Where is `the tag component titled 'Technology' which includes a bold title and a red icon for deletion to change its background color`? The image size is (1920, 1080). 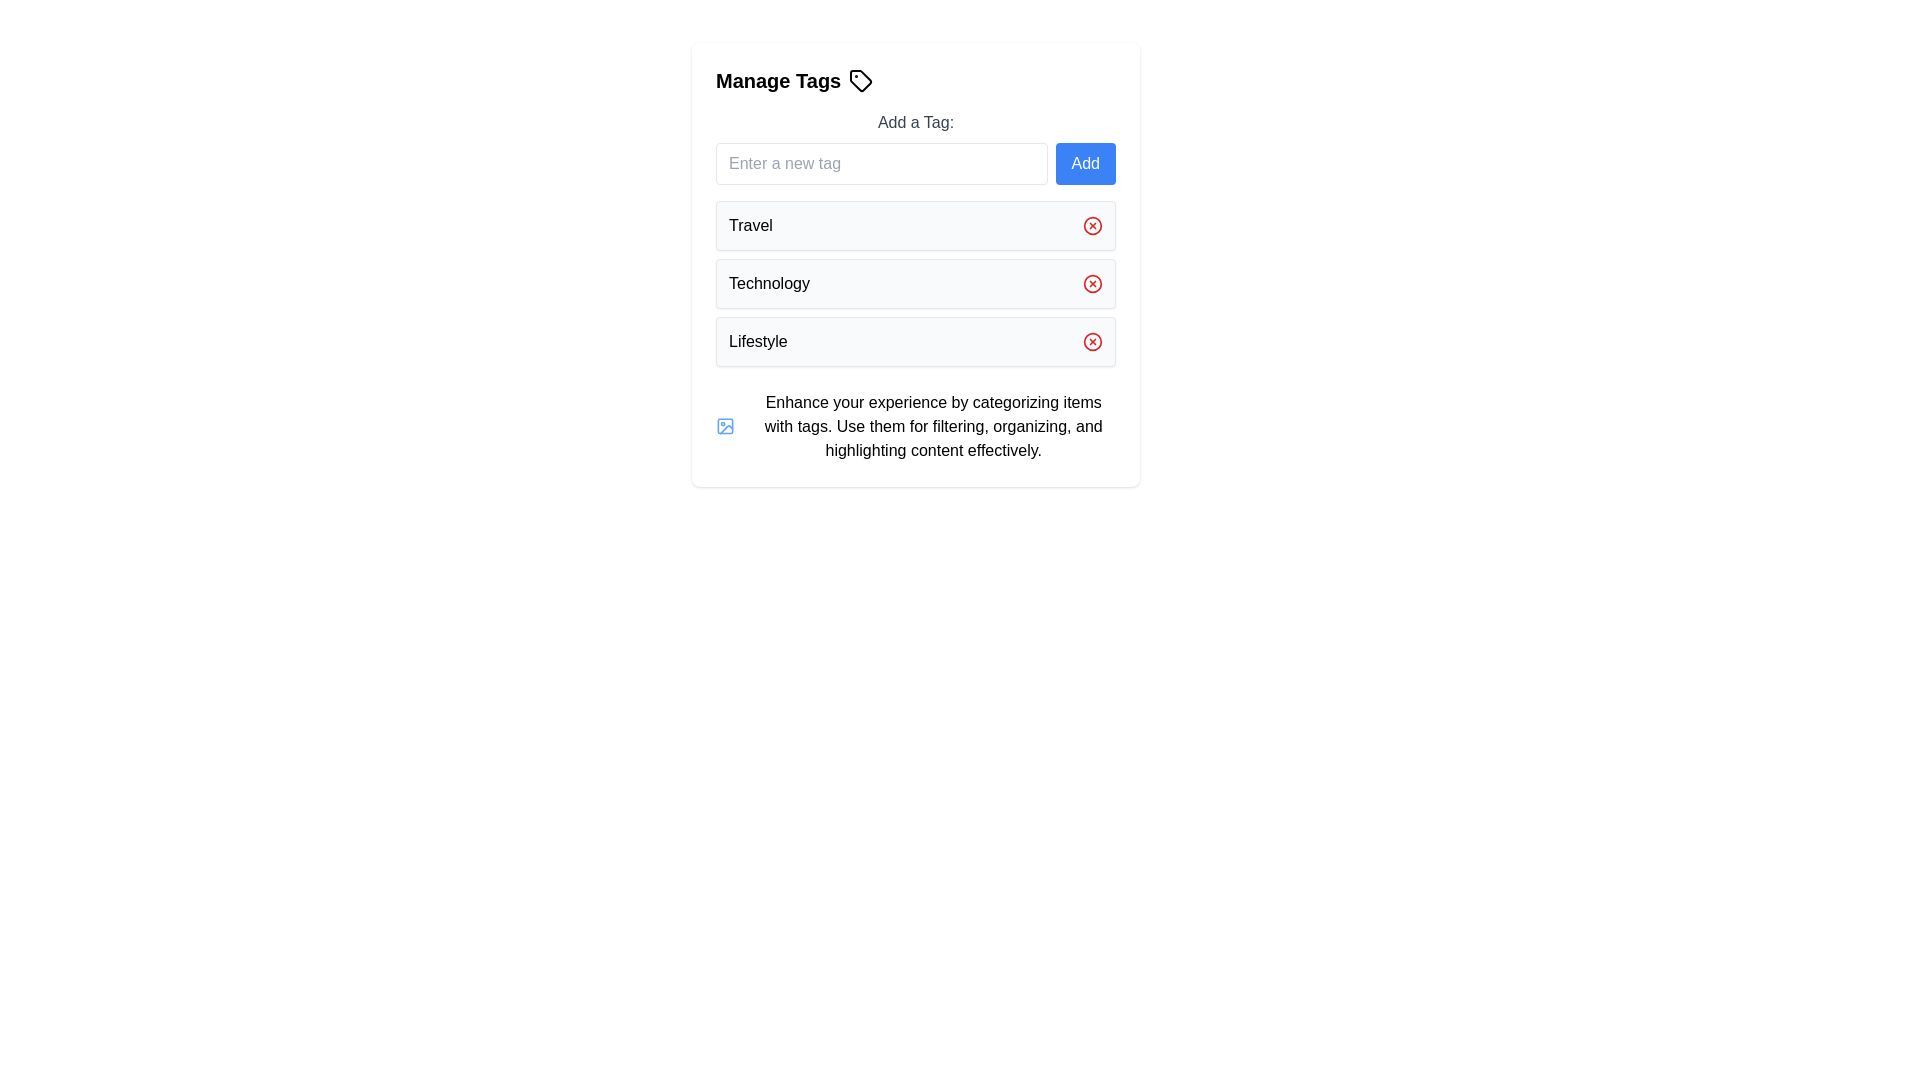
the tag component titled 'Technology' which includes a bold title and a red icon for deletion to change its background color is located at coordinates (915, 284).